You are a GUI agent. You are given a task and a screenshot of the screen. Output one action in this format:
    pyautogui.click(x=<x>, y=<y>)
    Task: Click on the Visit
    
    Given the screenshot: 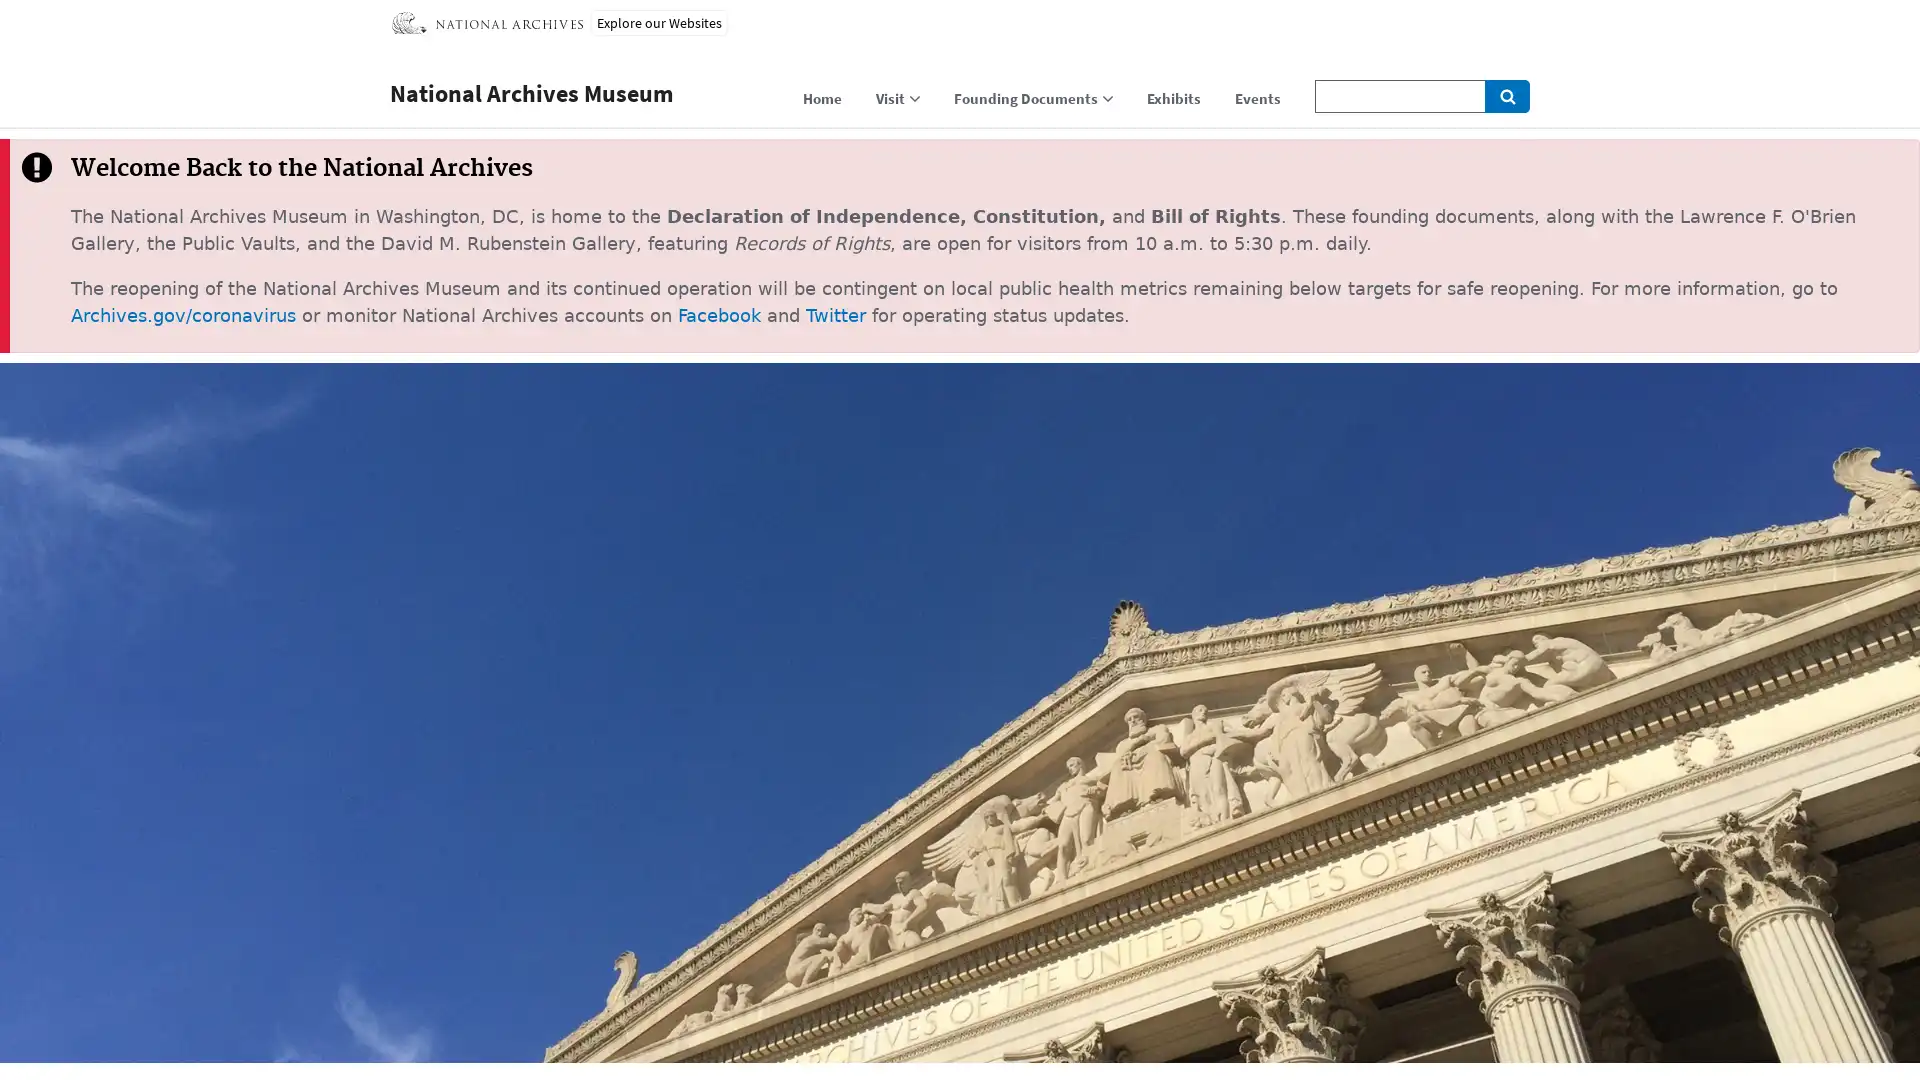 What is the action you would take?
    pyautogui.click(x=896, y=103)
    